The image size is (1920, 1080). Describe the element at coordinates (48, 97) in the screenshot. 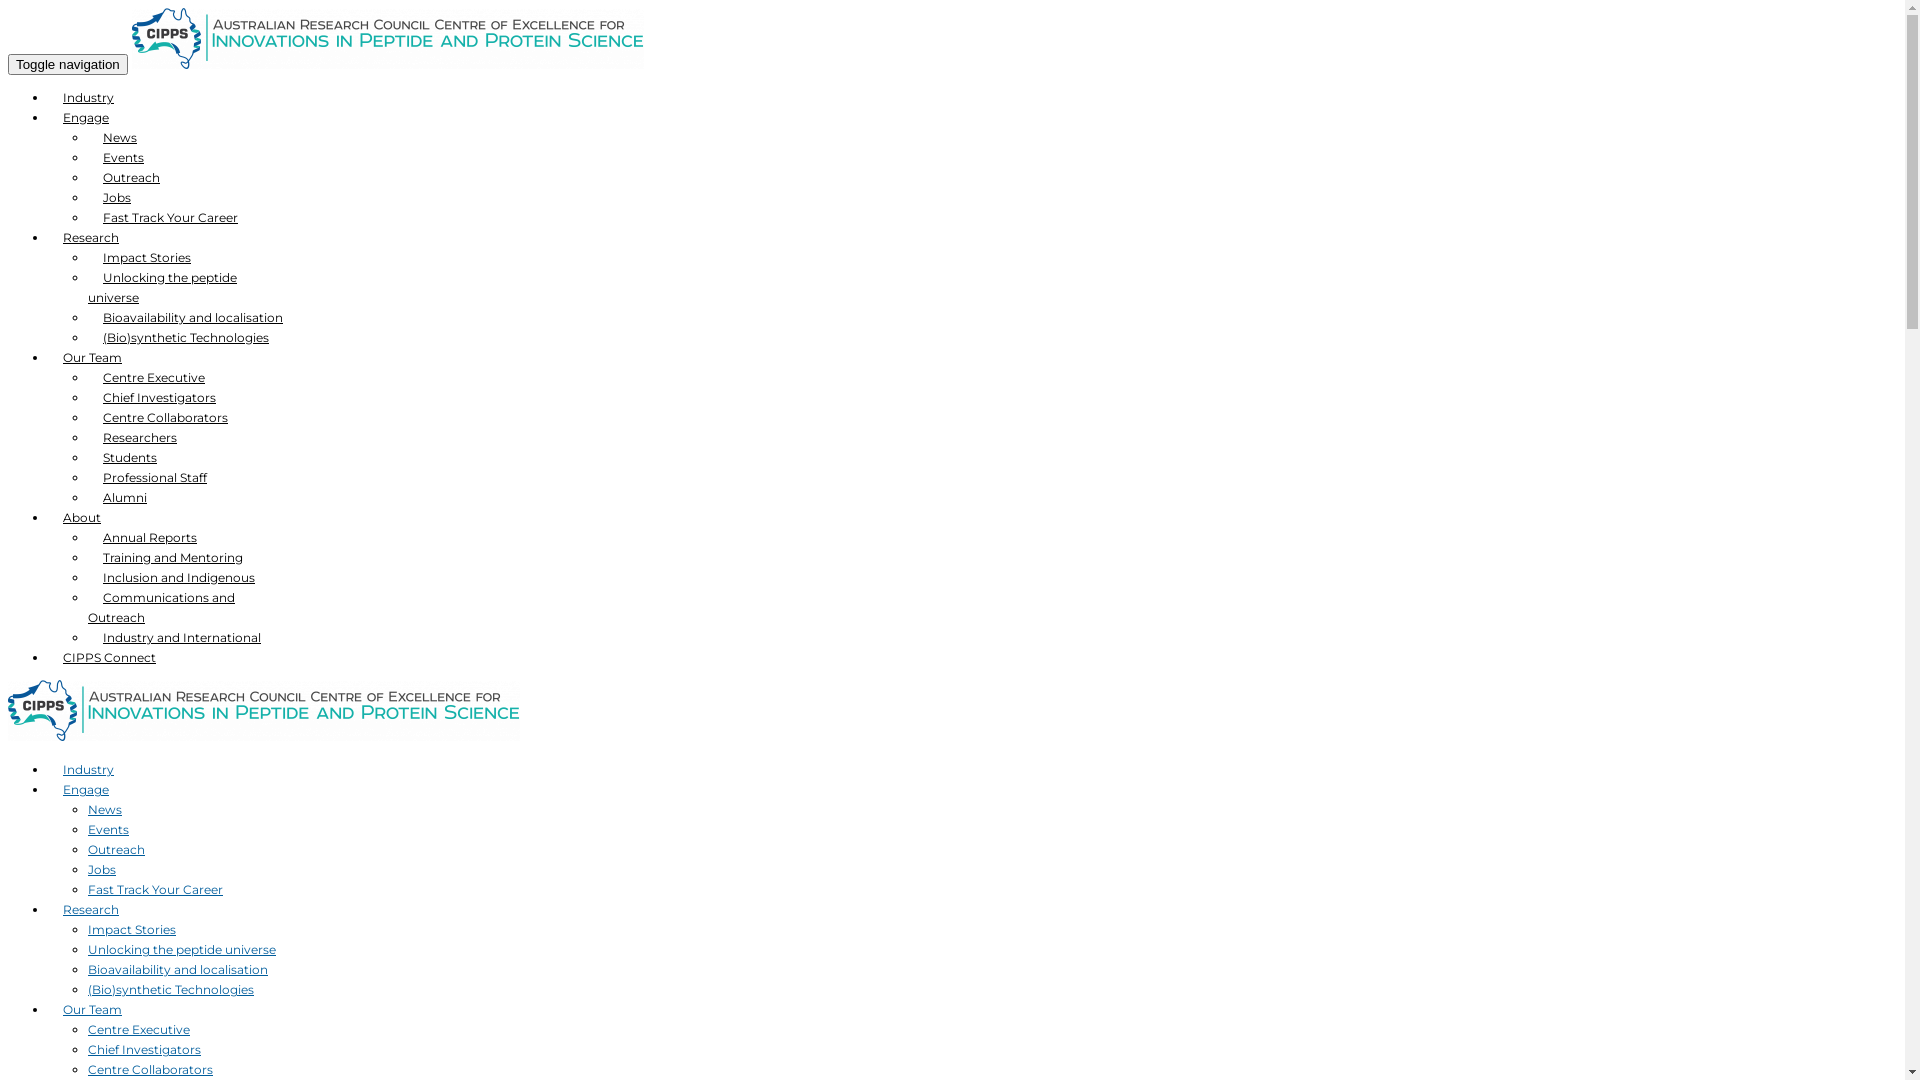

I see `'Industry'` at that location.